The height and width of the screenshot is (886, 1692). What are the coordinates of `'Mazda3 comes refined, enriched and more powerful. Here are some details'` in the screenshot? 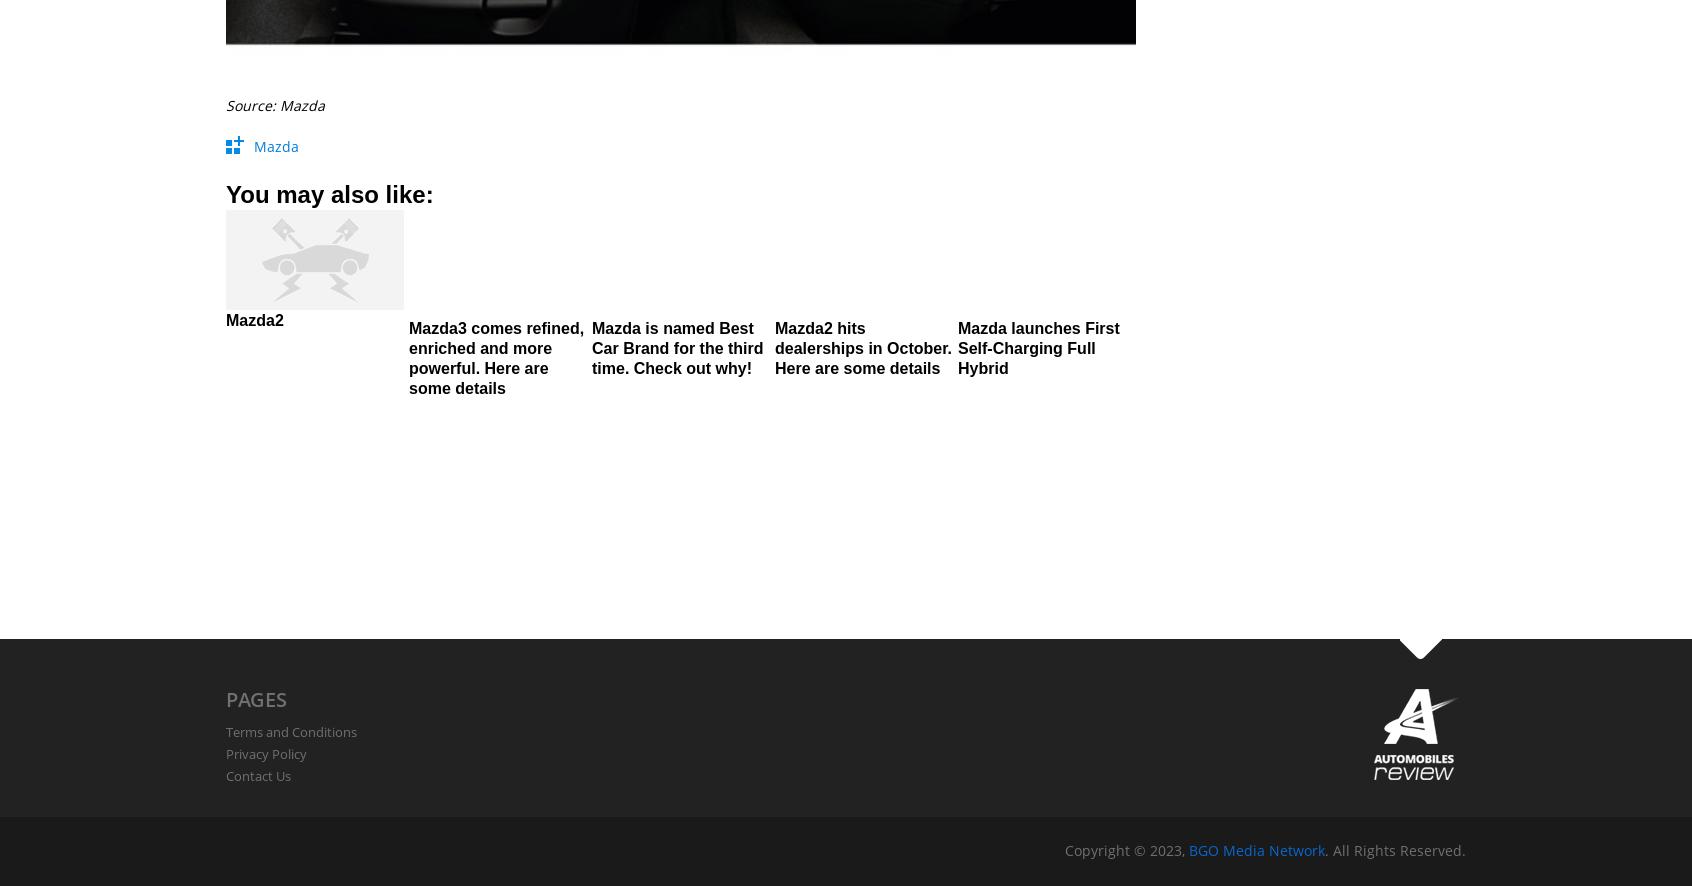 It's located at (496, 357).